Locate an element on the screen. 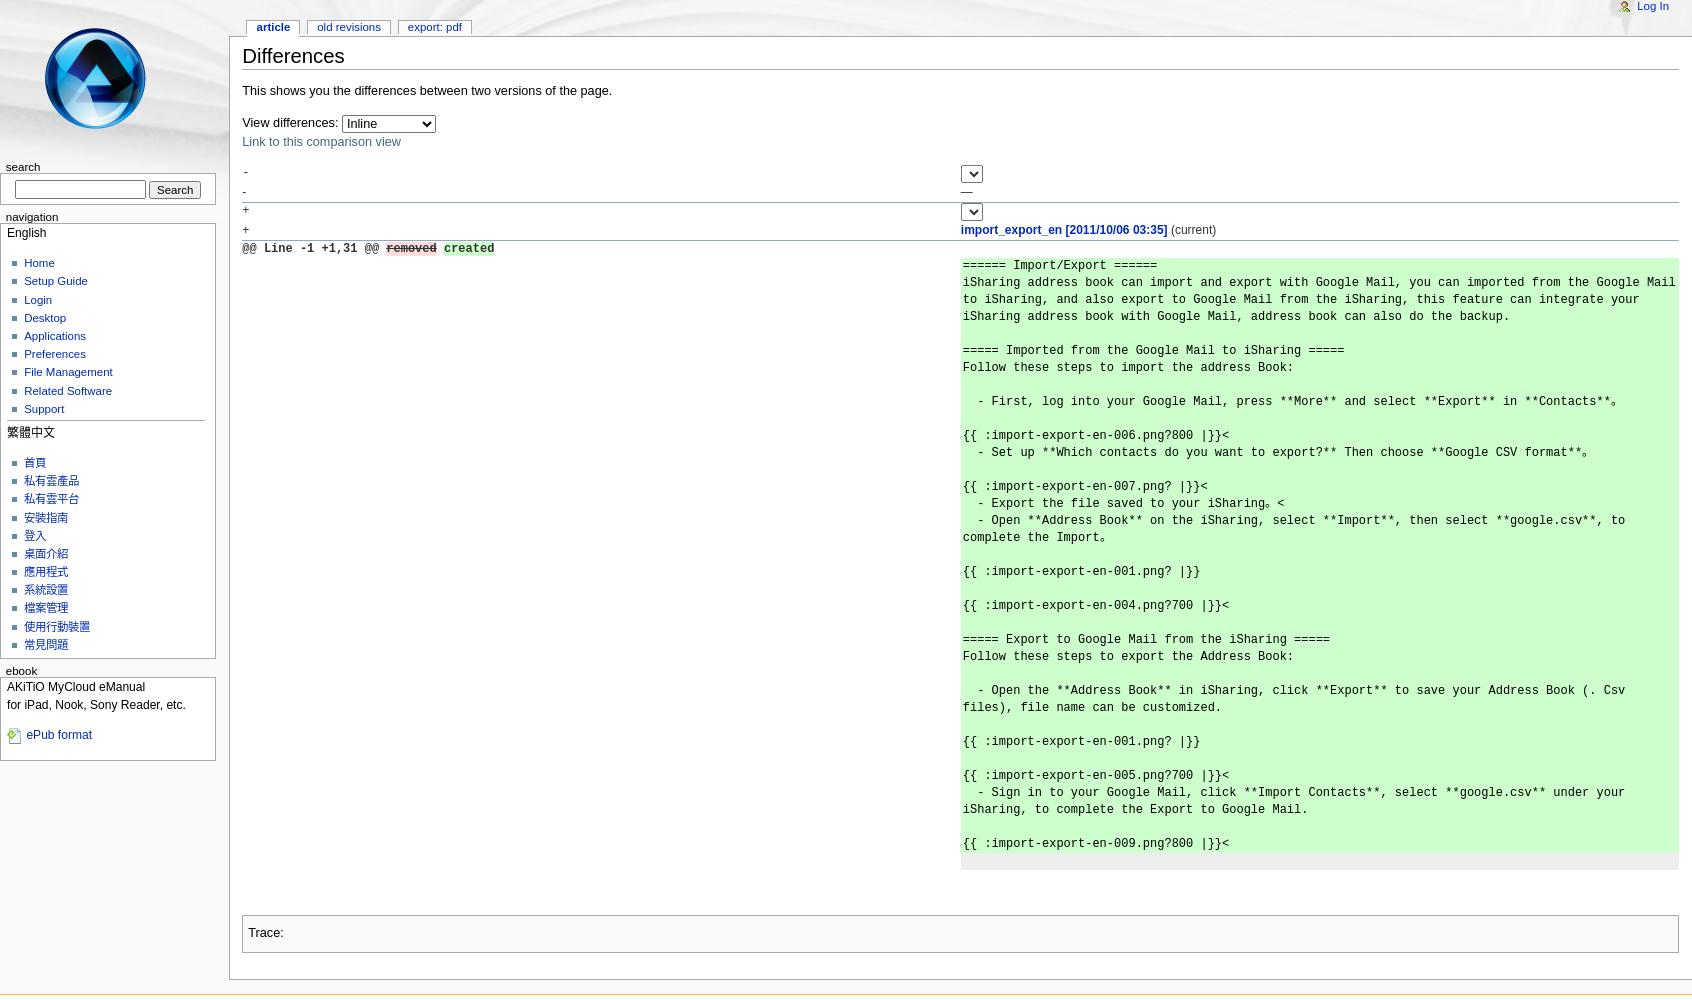 This screenshot has height=1000, width=1692. '(current)' is located at coordinates (1190, 229).